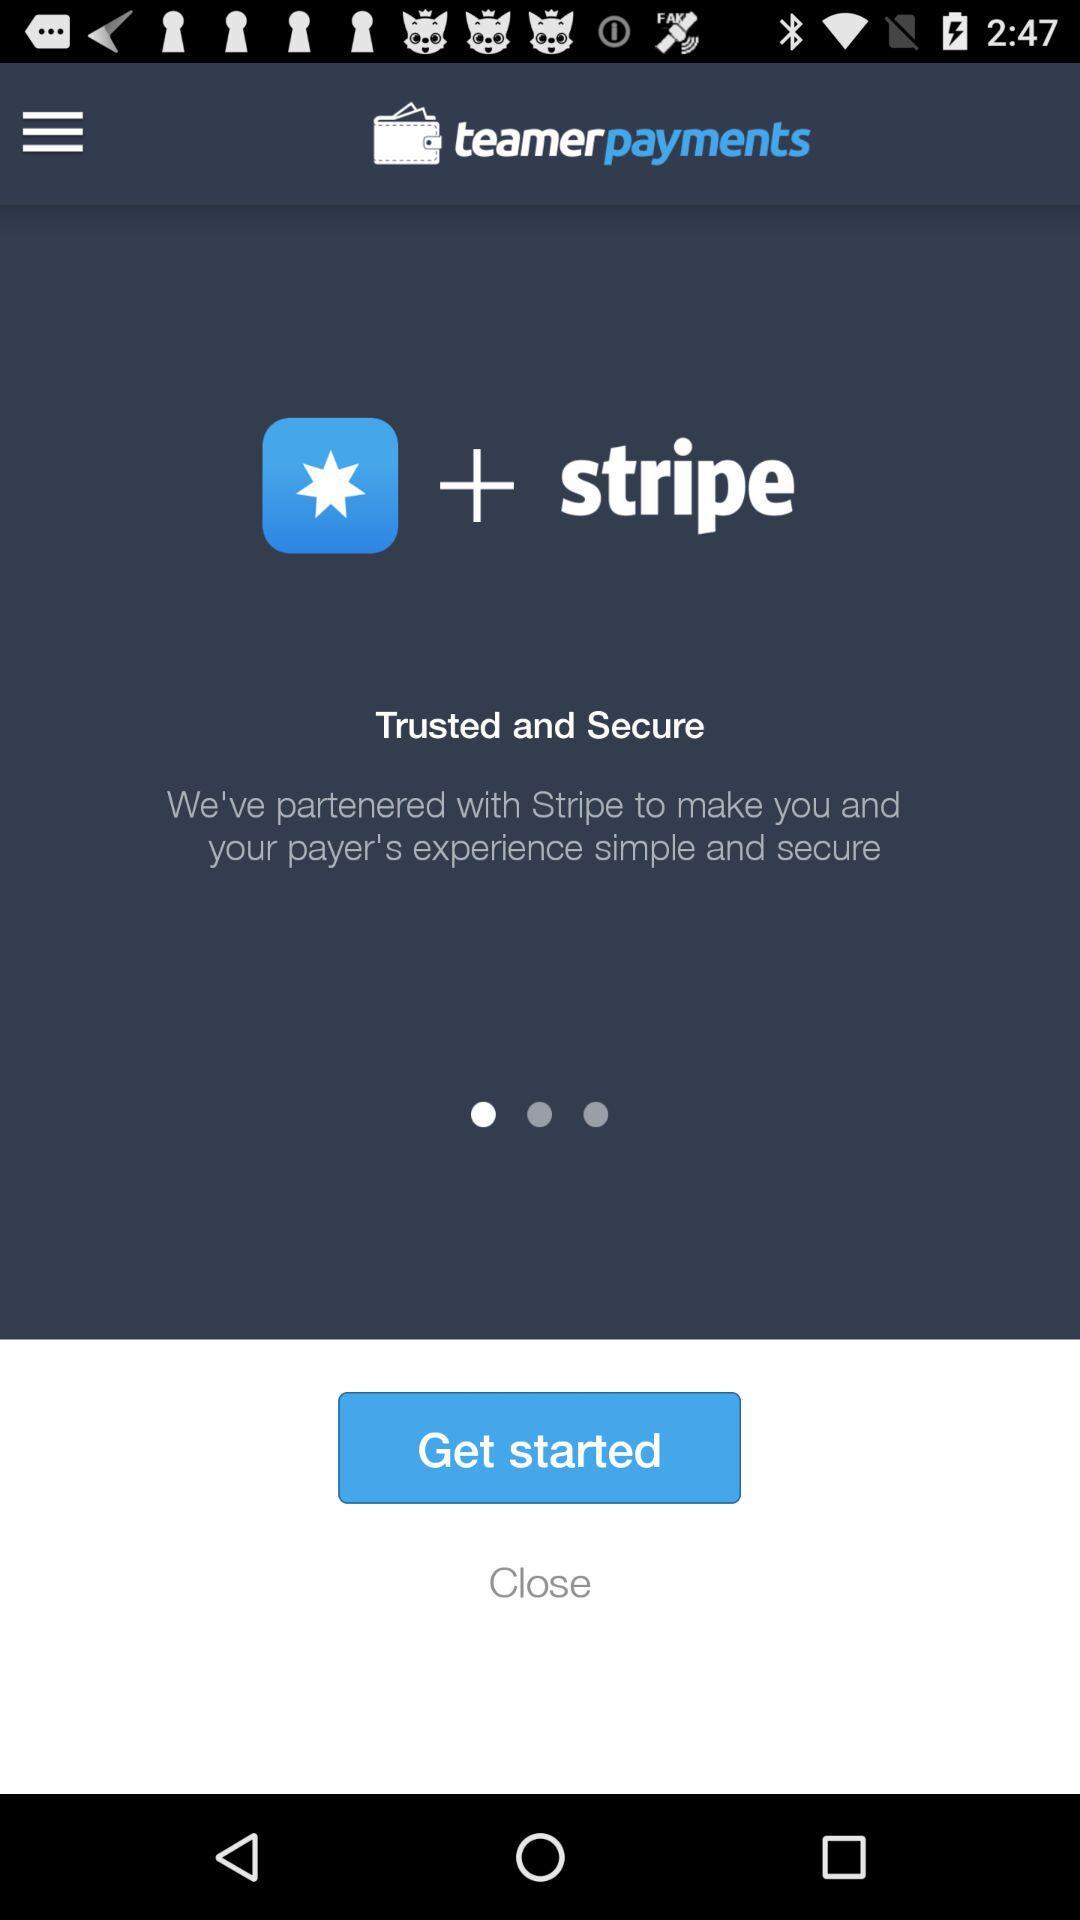 The image size is (1080, 1920). Describe the element at coordinates (540, 1580) in the screenshot. I see `the close item` at that location.